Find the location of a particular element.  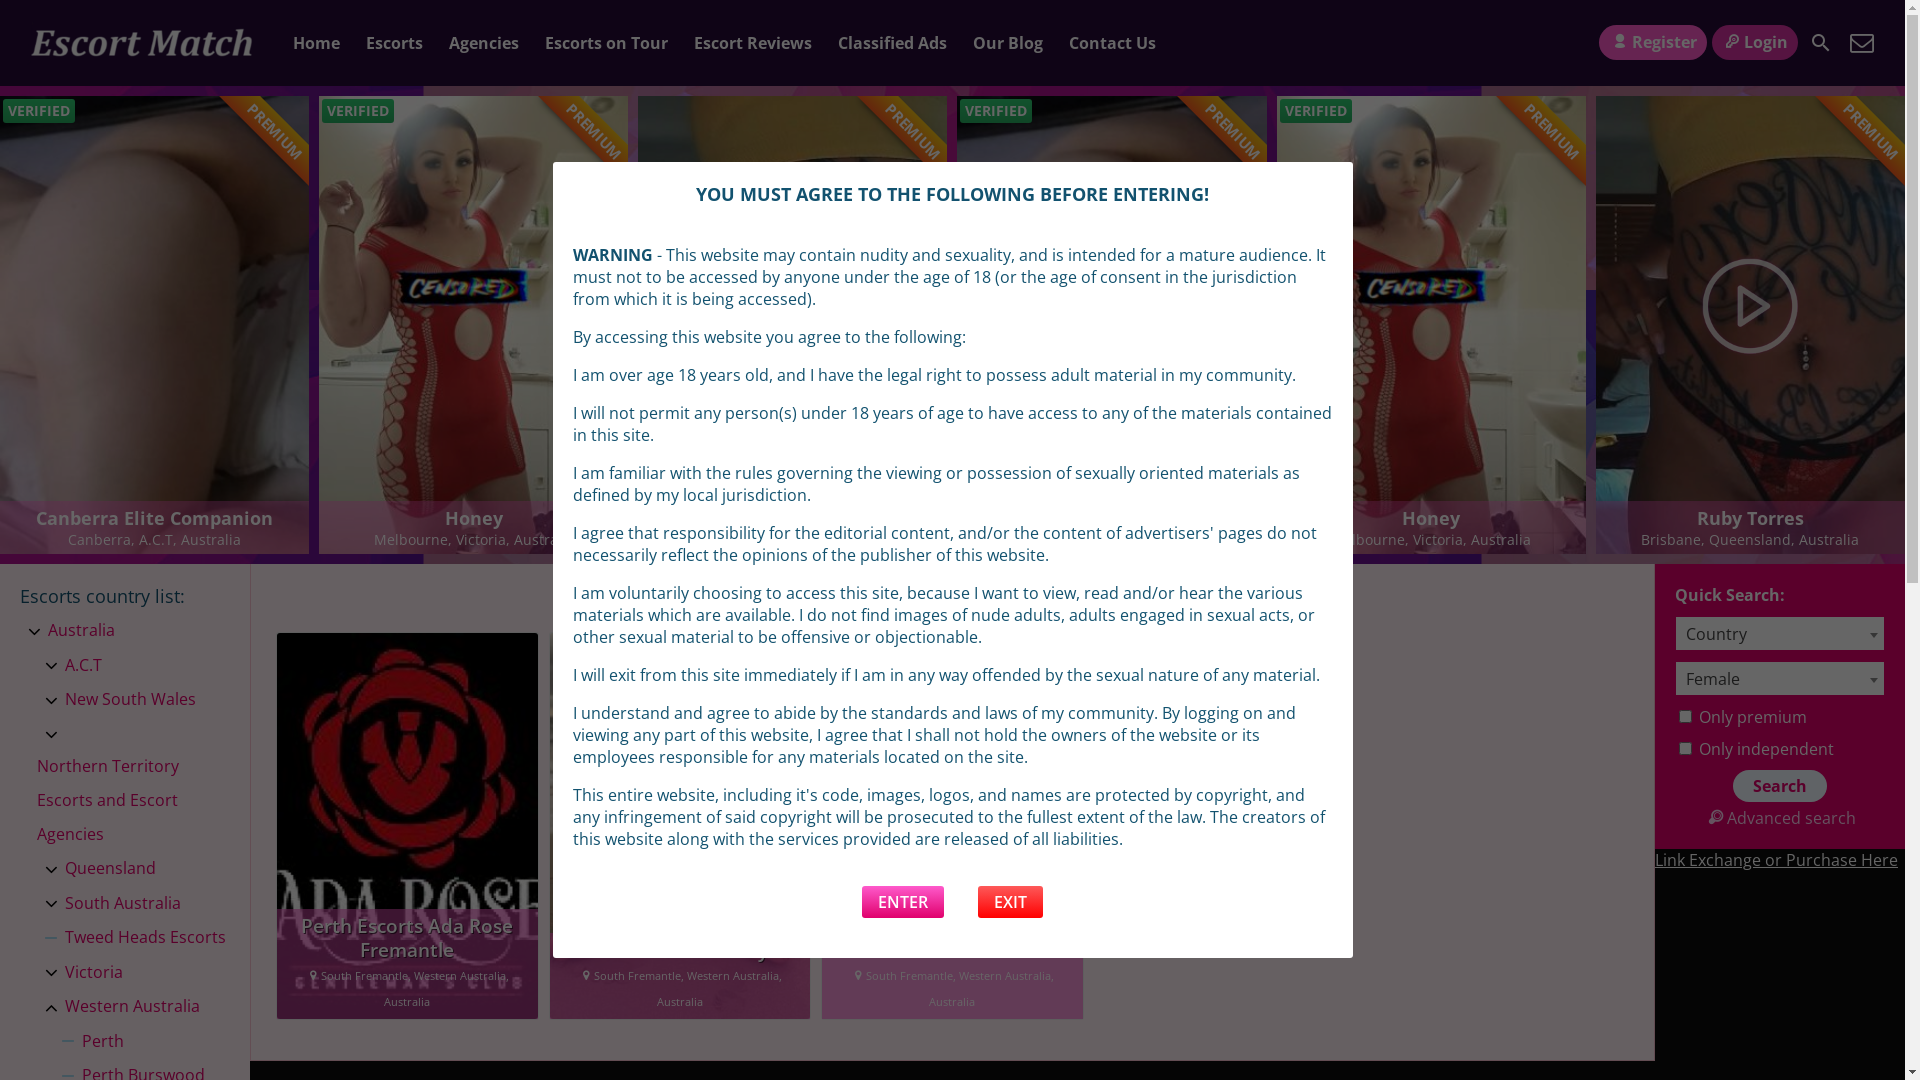

'Western Australia' is located at coordinates (131, 1006).